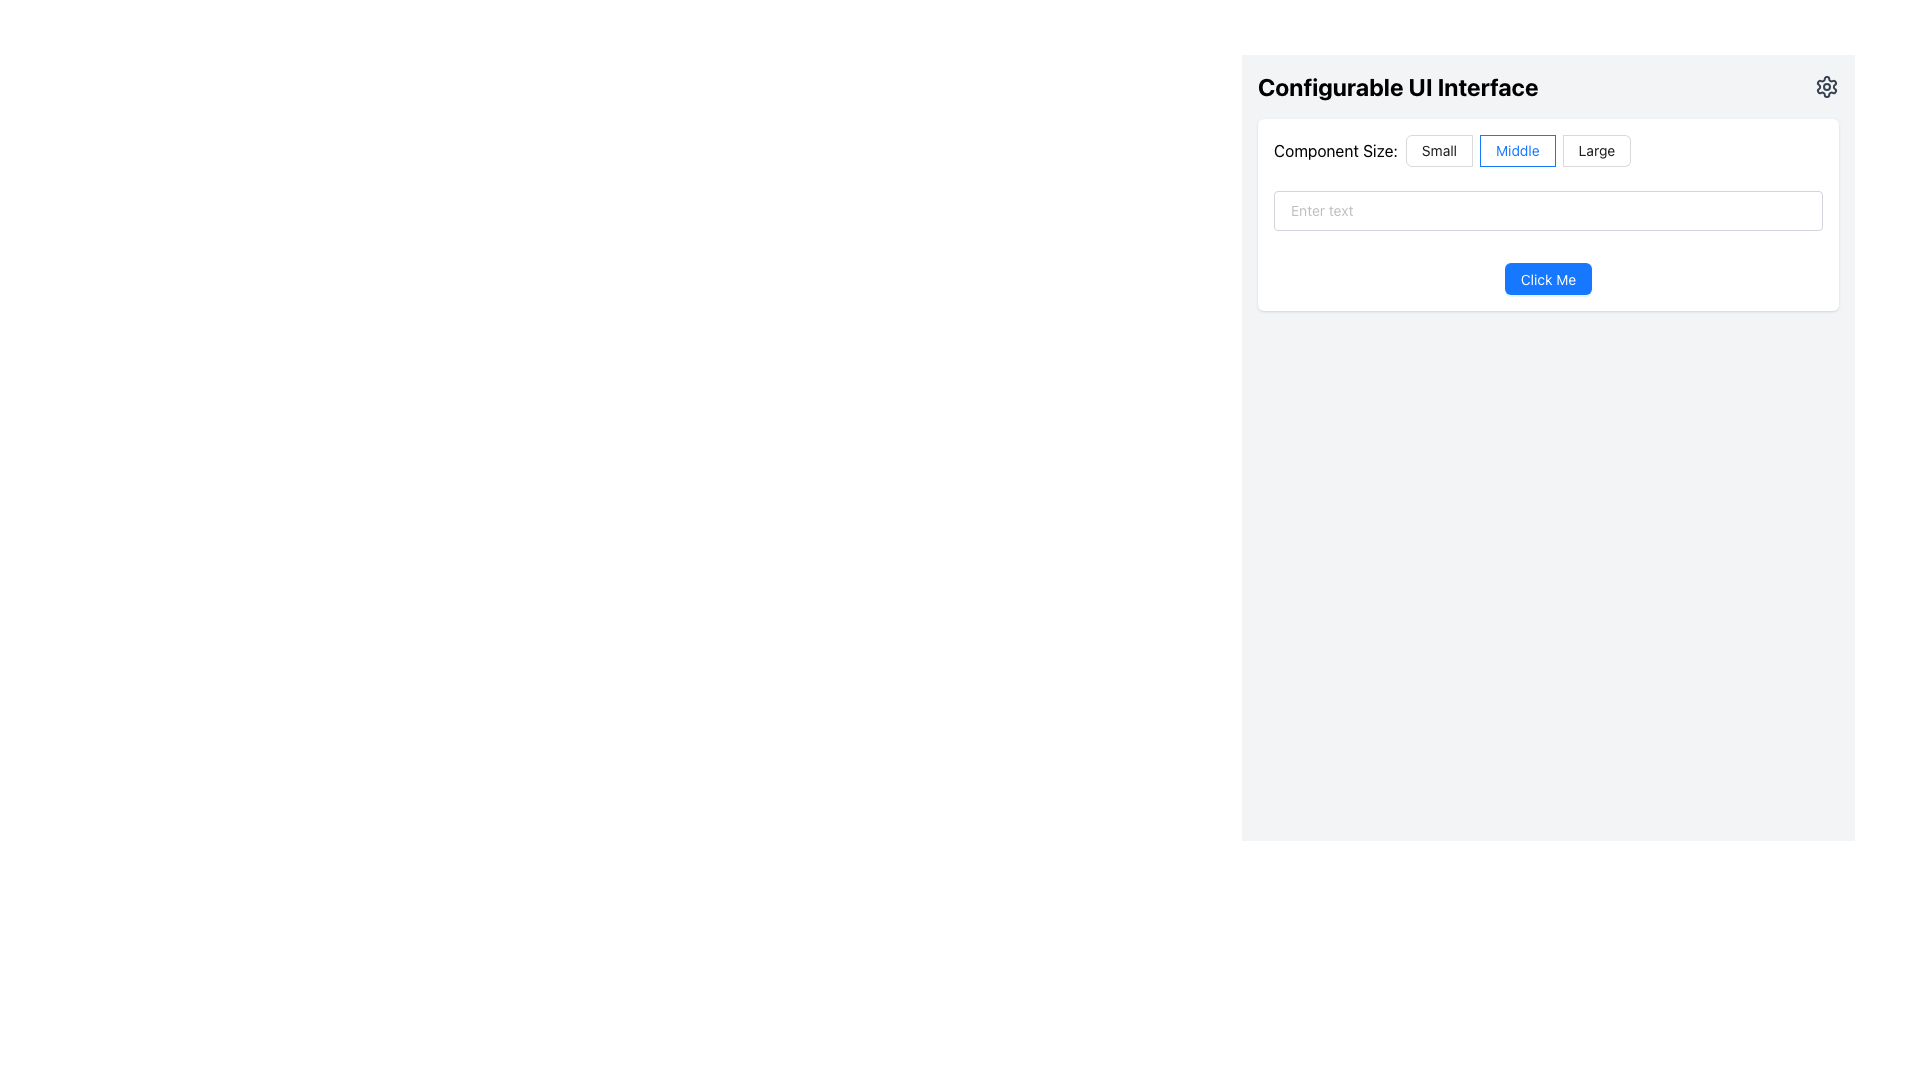 This screenshot has height=1080, width=1920. What do you see at coordinates (1517, 149) in the screenshot?
I see `to select the 'Middle' radio button option, which is the second option in the group of three radio buttons labeled 'Small', 'Middle', and 'Large' located beneath the 'Component Size:' heading` at bounding box center [1517, 149].